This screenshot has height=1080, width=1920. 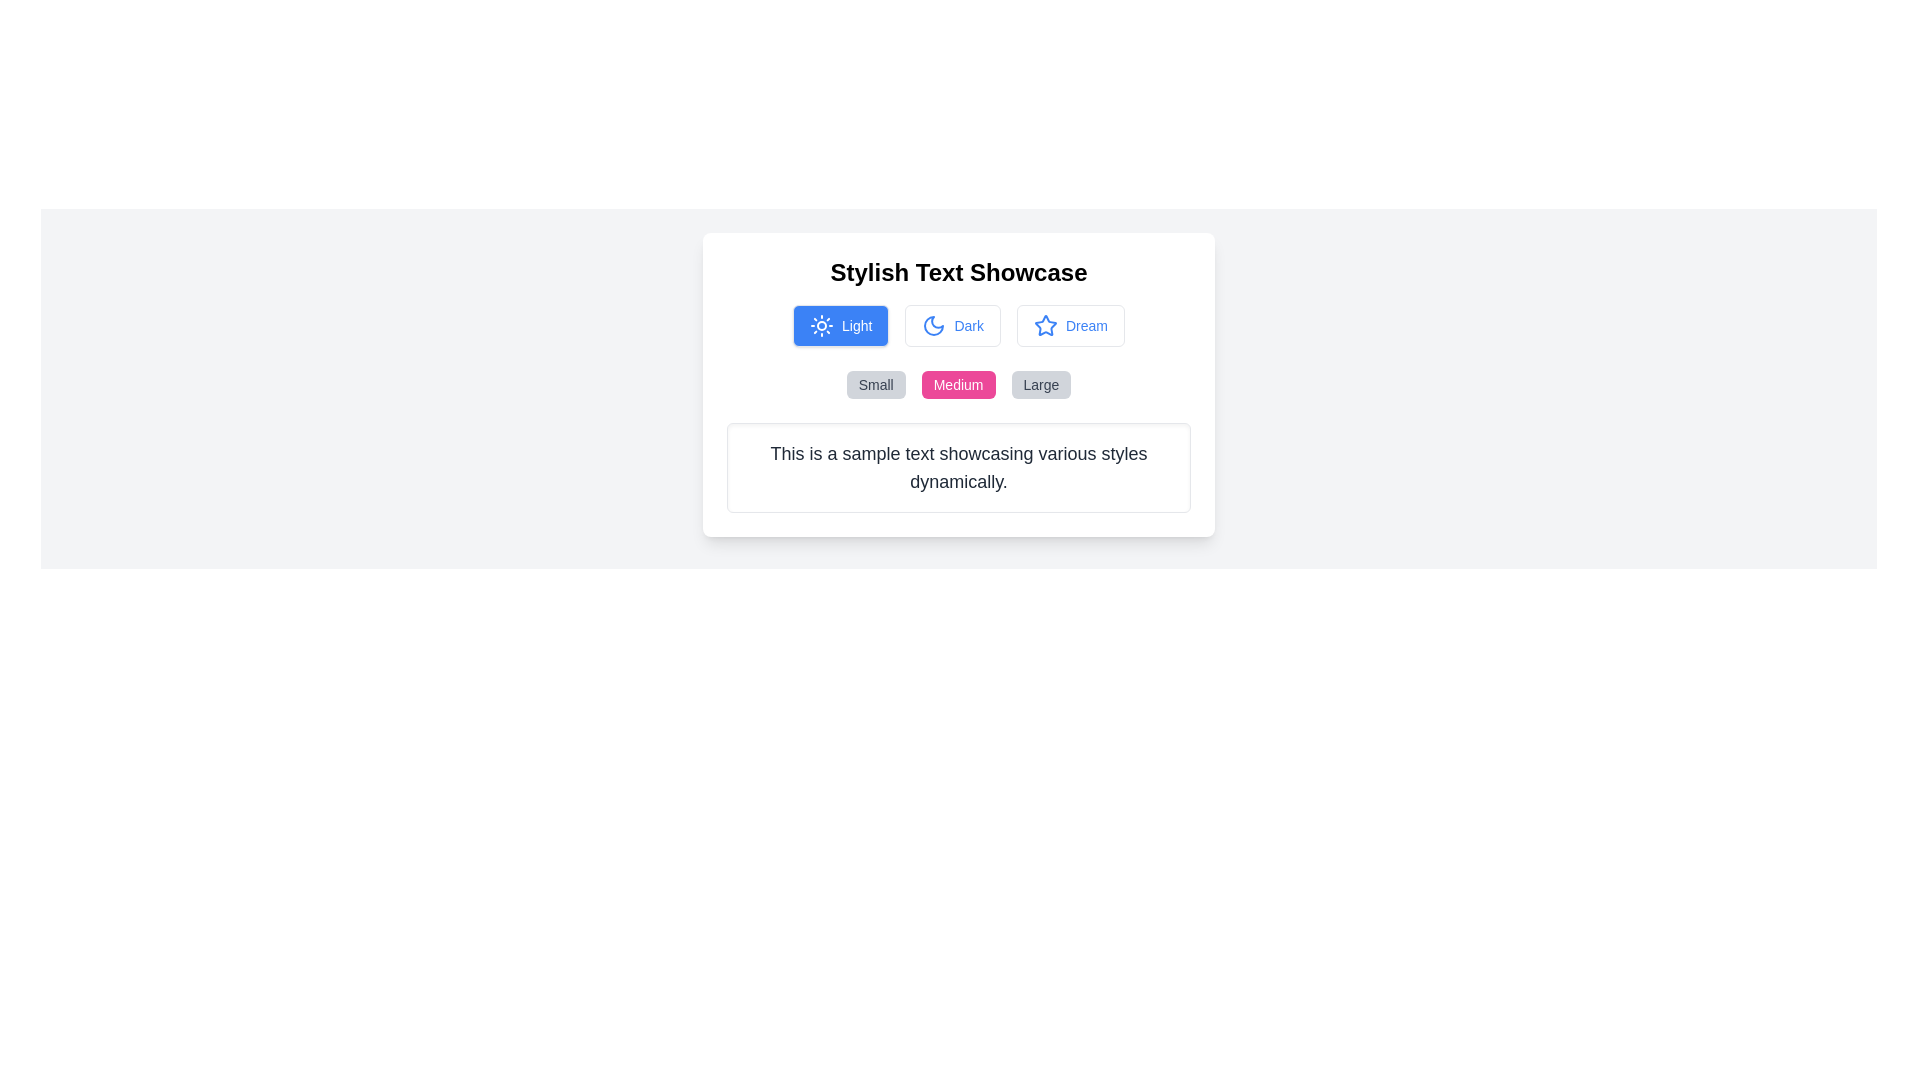 I want to click on the 'Large' button, which is the rightmost button in a group of three buttons labeled 'Small', 'Medium', and 'Large', so click(x=1040, y=385).